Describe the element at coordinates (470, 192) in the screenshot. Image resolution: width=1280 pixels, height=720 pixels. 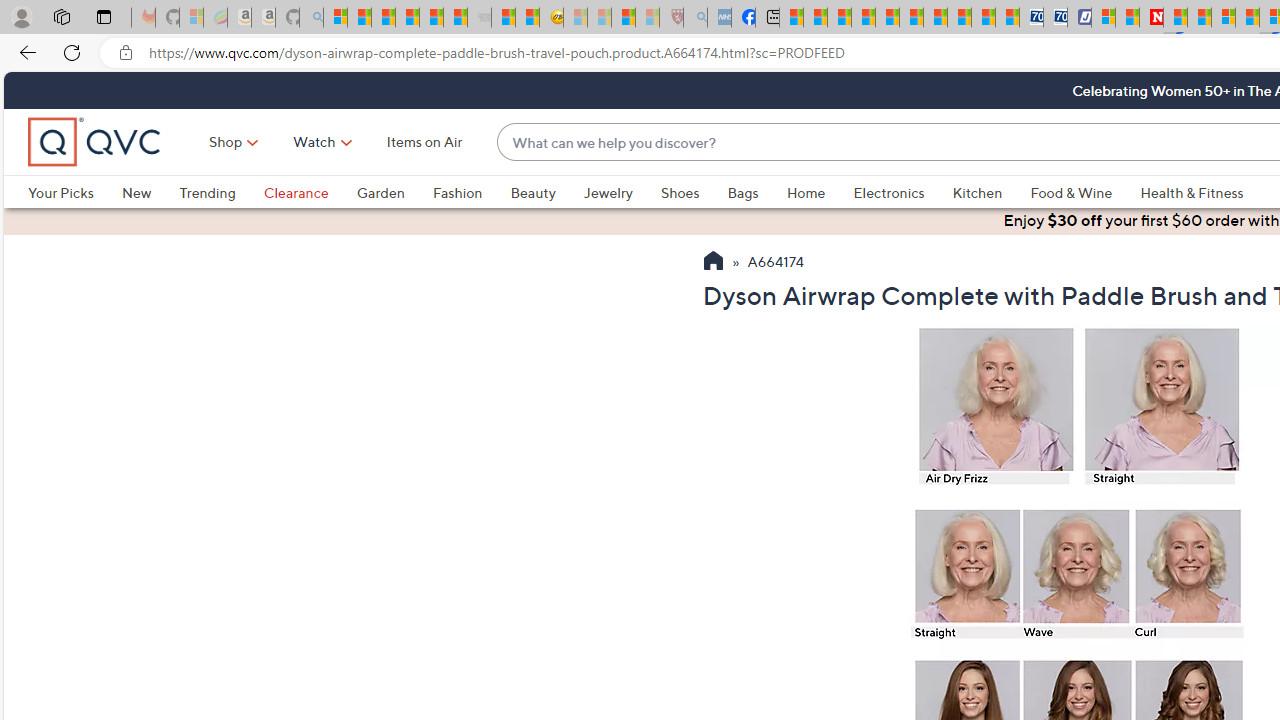
I see `'Fashion'` at that location.